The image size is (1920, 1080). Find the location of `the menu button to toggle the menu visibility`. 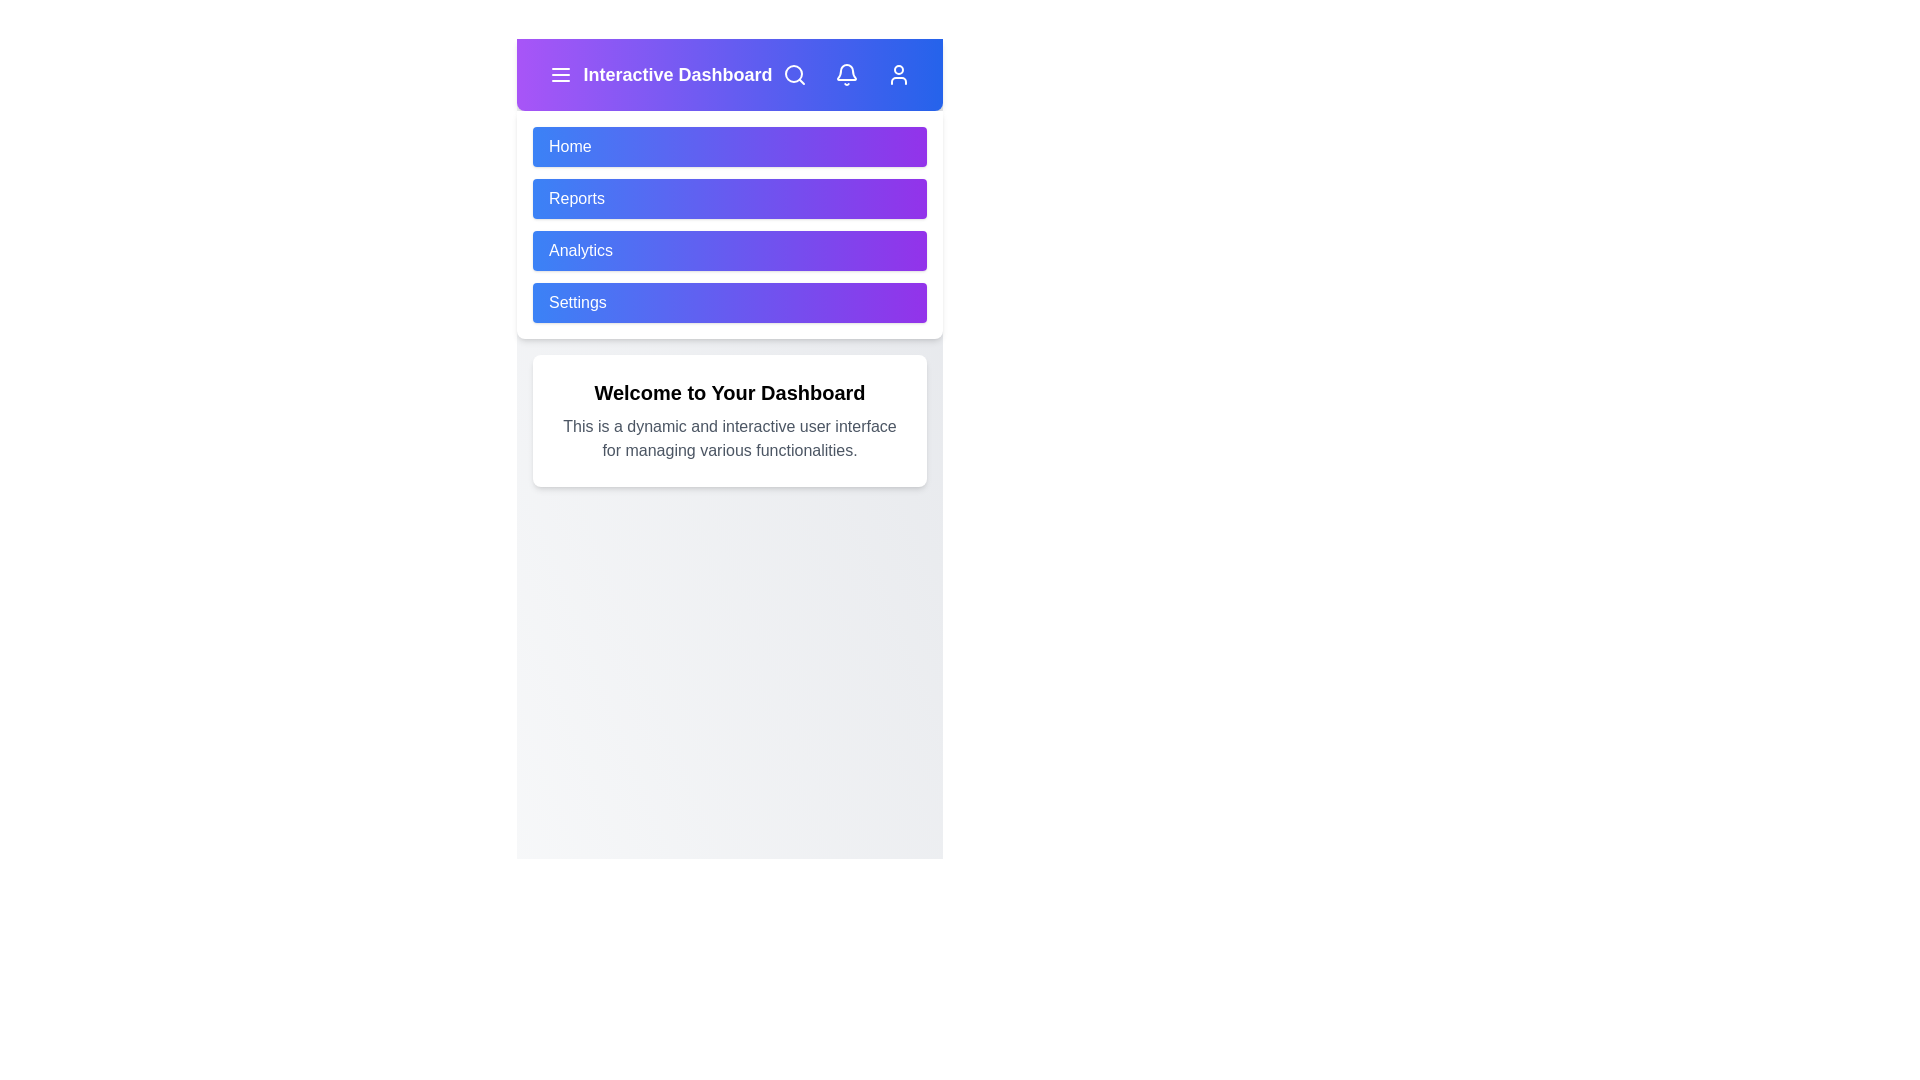

the menu button to toggle the menu visibility is located at coordinates (560, 73).